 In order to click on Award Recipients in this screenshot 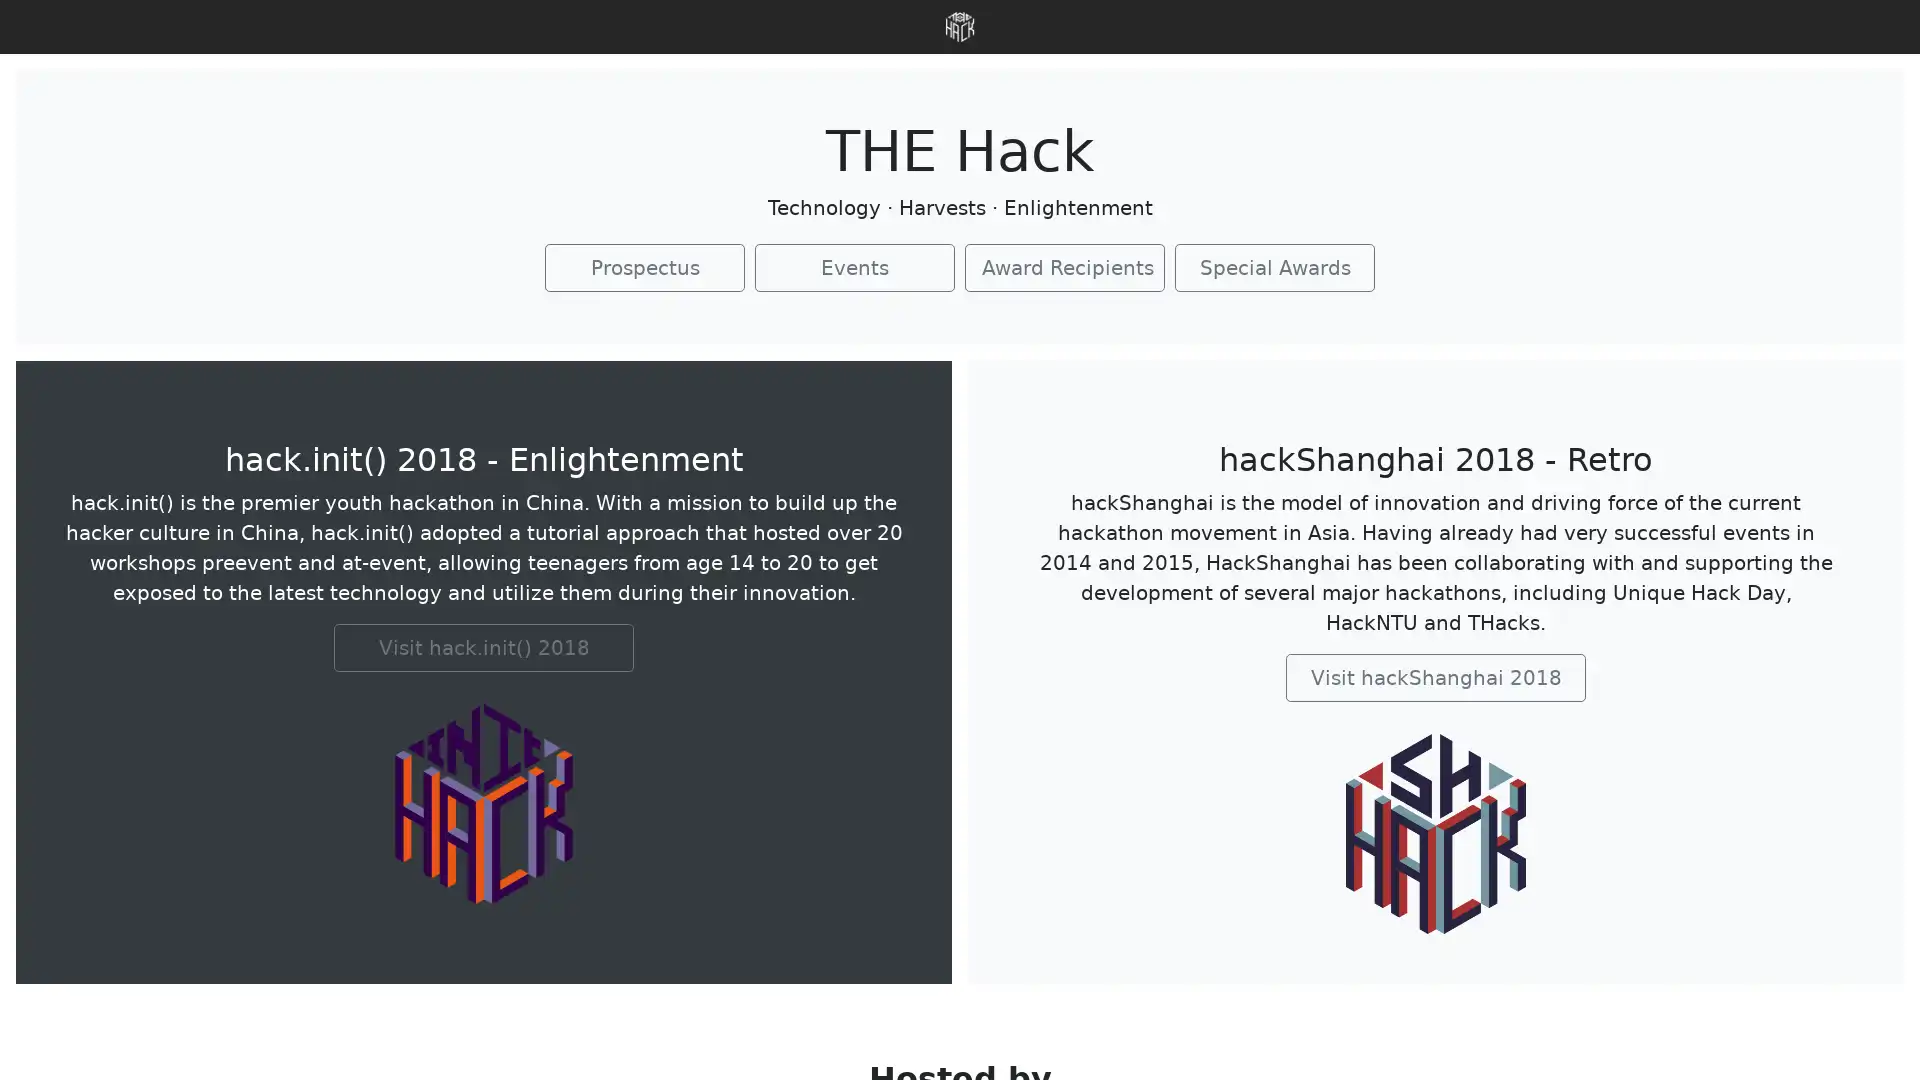, I will do `click(1064, 266)`.